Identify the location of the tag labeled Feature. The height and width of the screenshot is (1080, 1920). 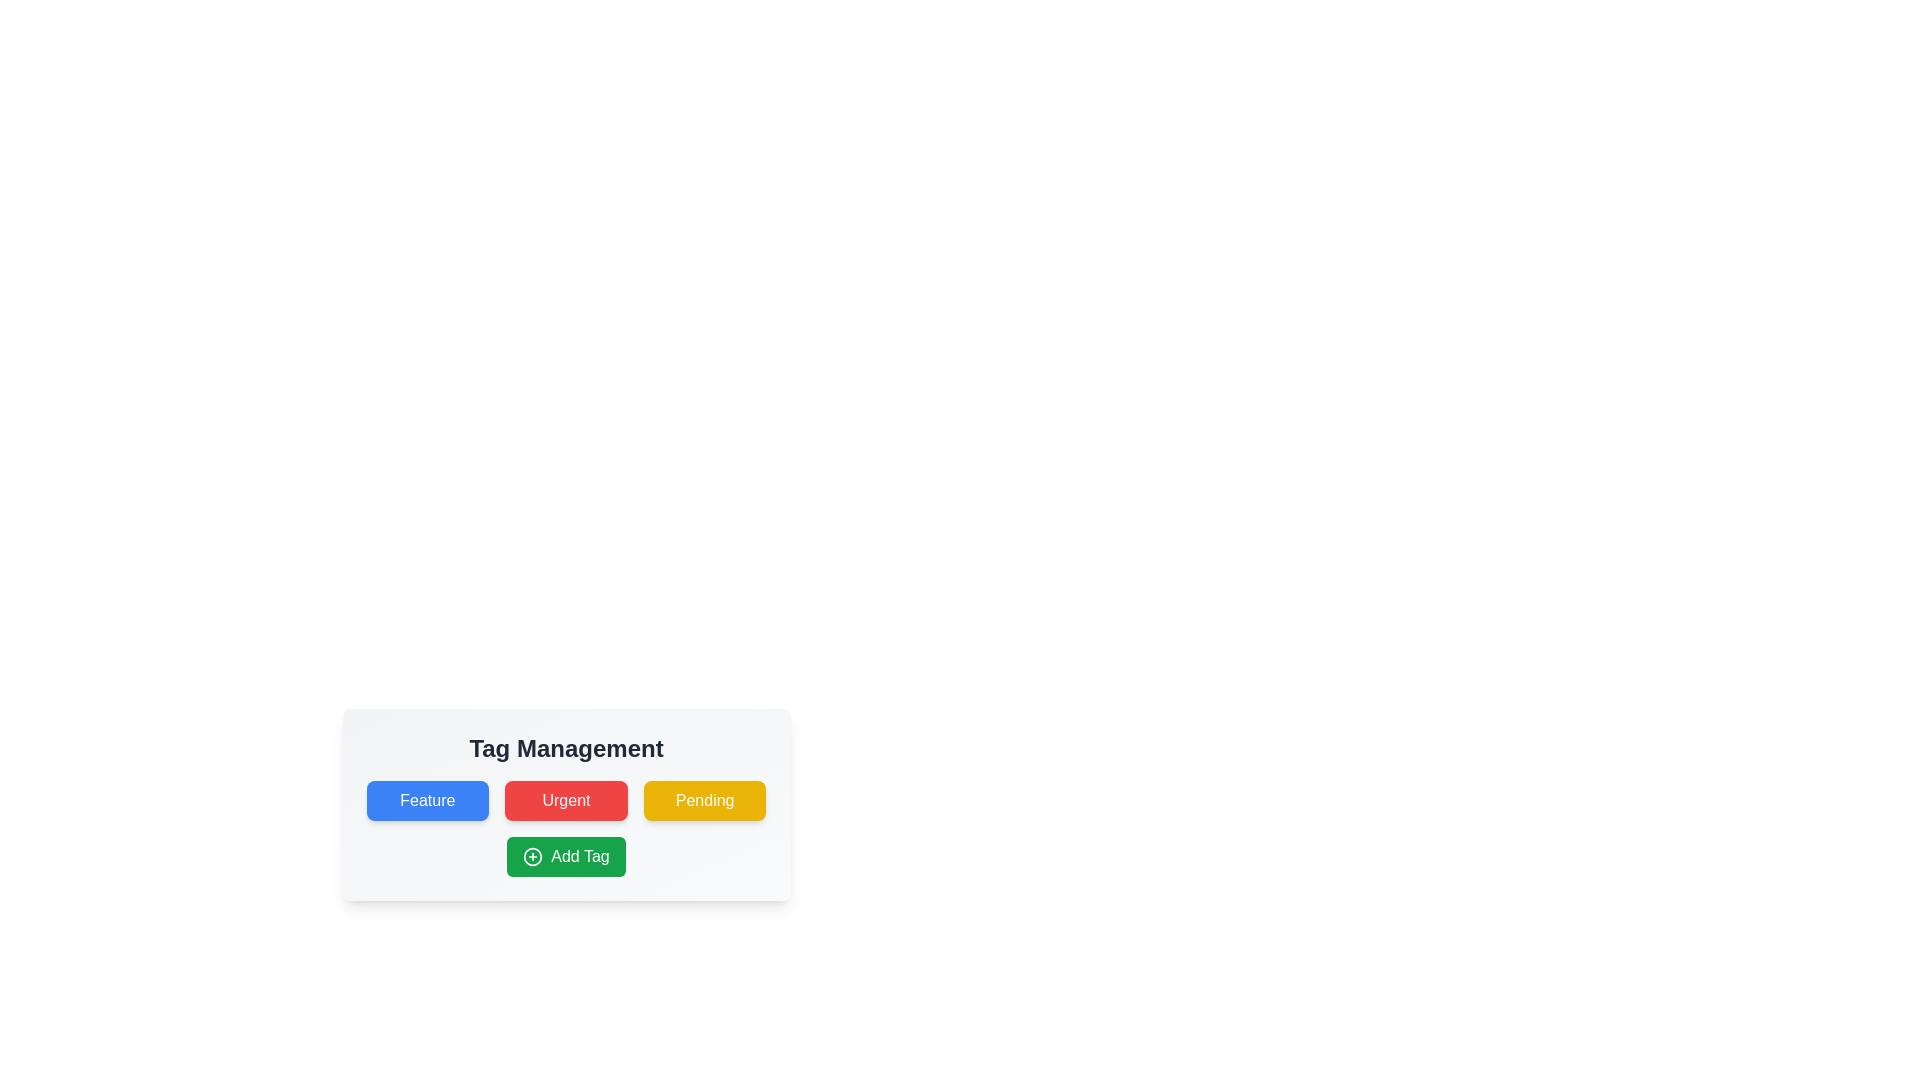
(426, 800).